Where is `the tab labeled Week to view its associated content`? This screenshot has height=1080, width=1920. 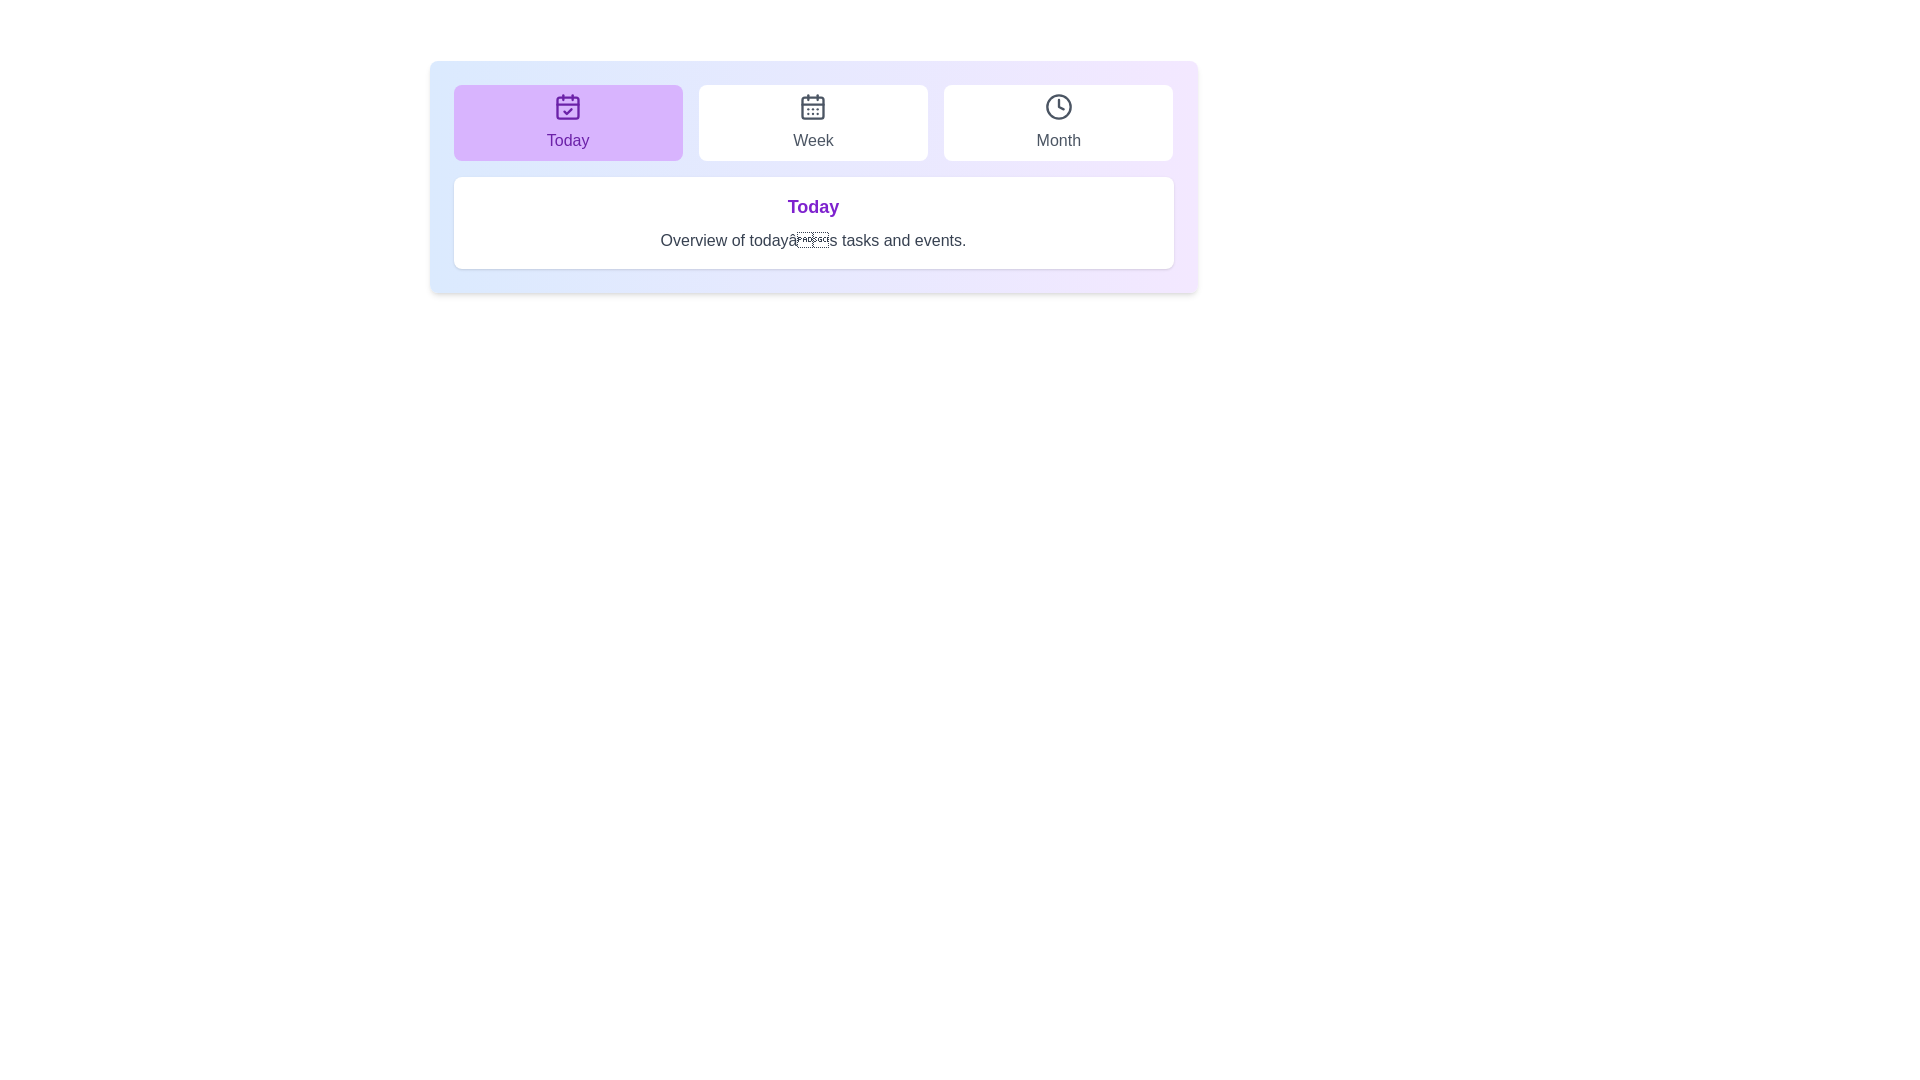 the tab labeled Week to view its associated content is located at coordinates (813, 123).